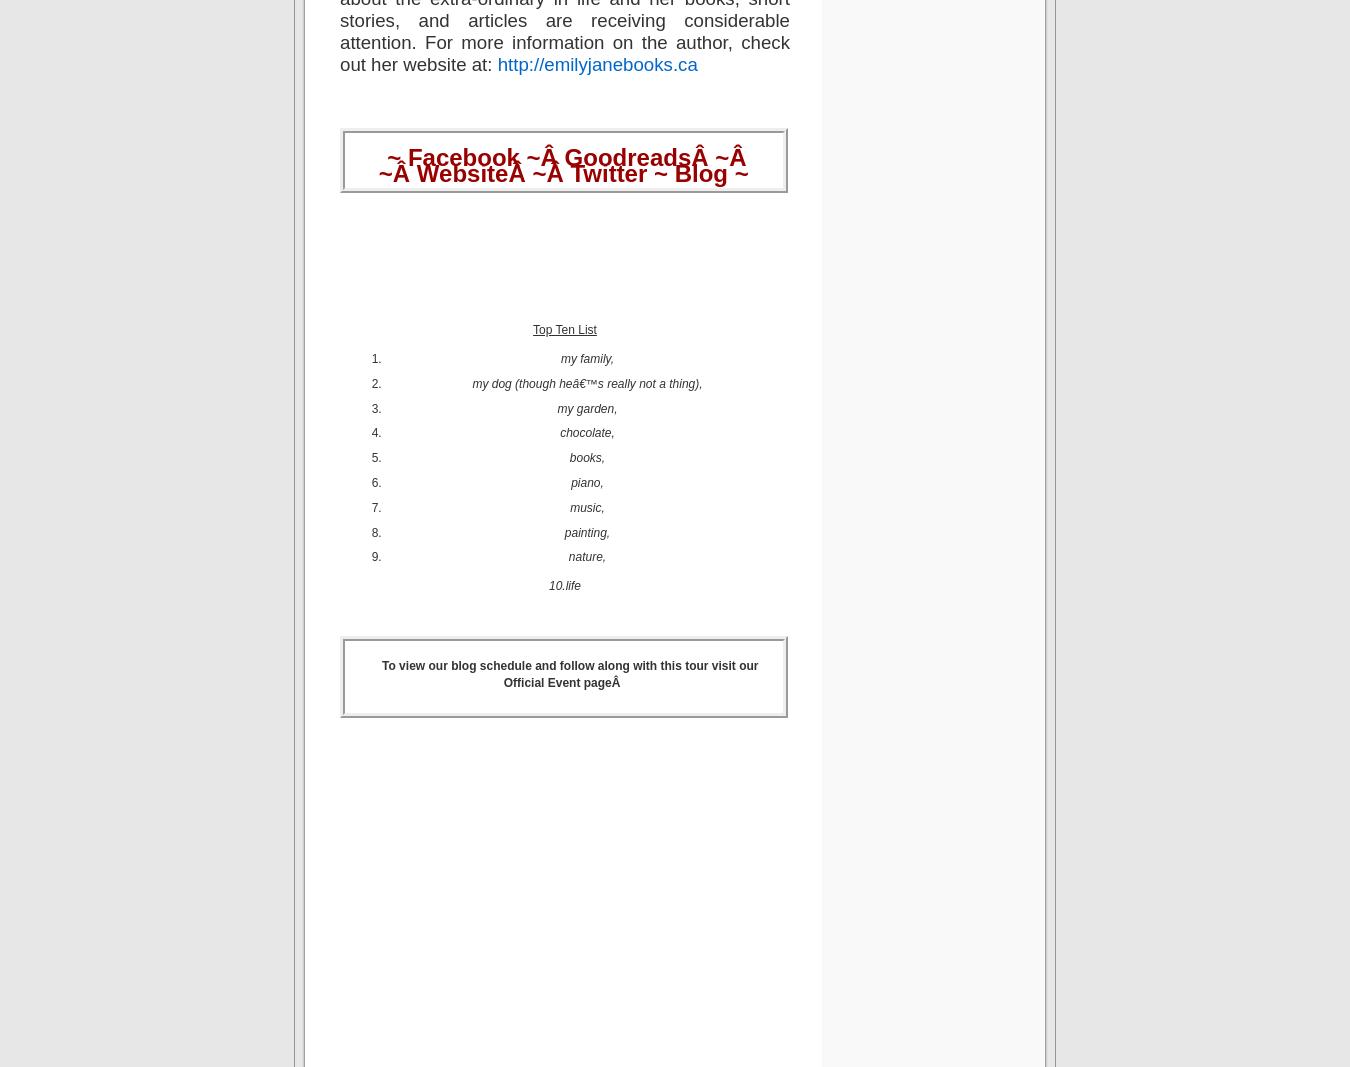  Describe the element at coordinates (586, 358) in the screenshot. I see `'my family,'` at that location.